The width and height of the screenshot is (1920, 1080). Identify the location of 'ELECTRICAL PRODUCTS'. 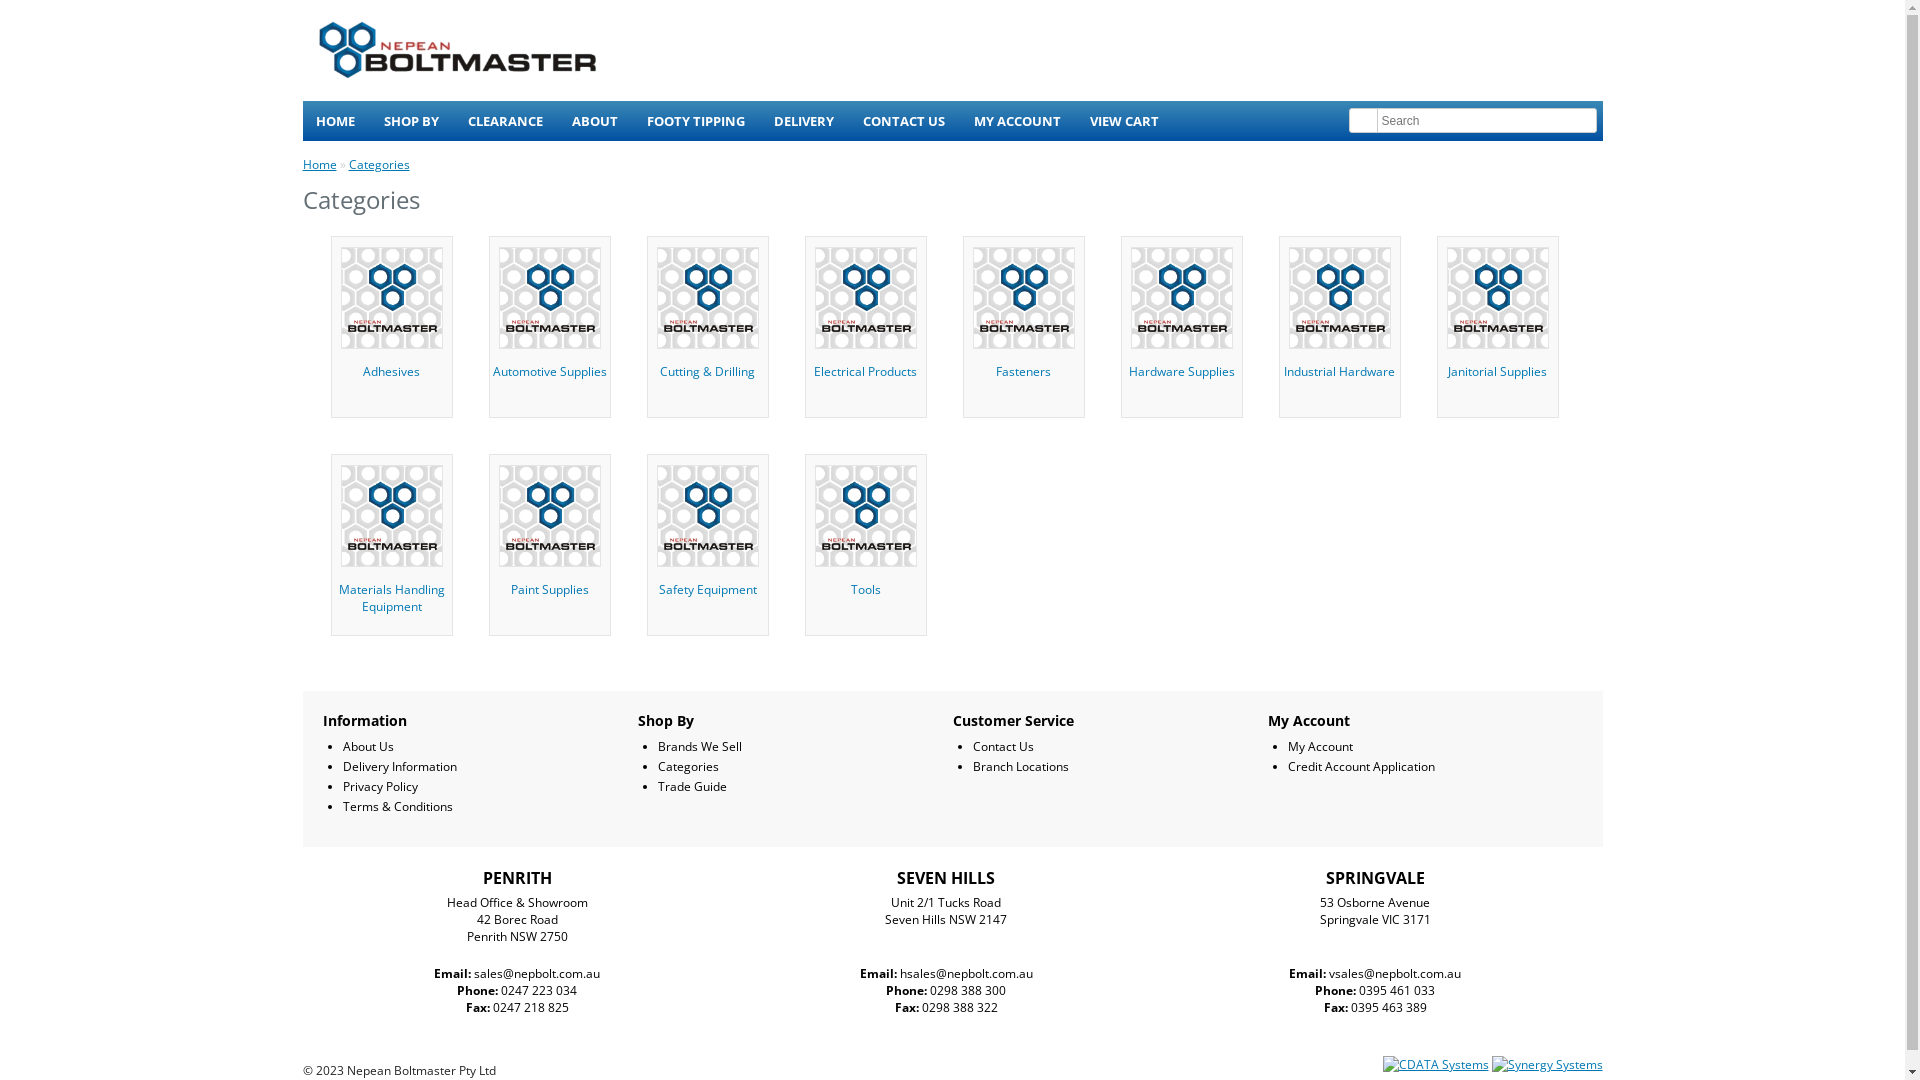
(864, 297).